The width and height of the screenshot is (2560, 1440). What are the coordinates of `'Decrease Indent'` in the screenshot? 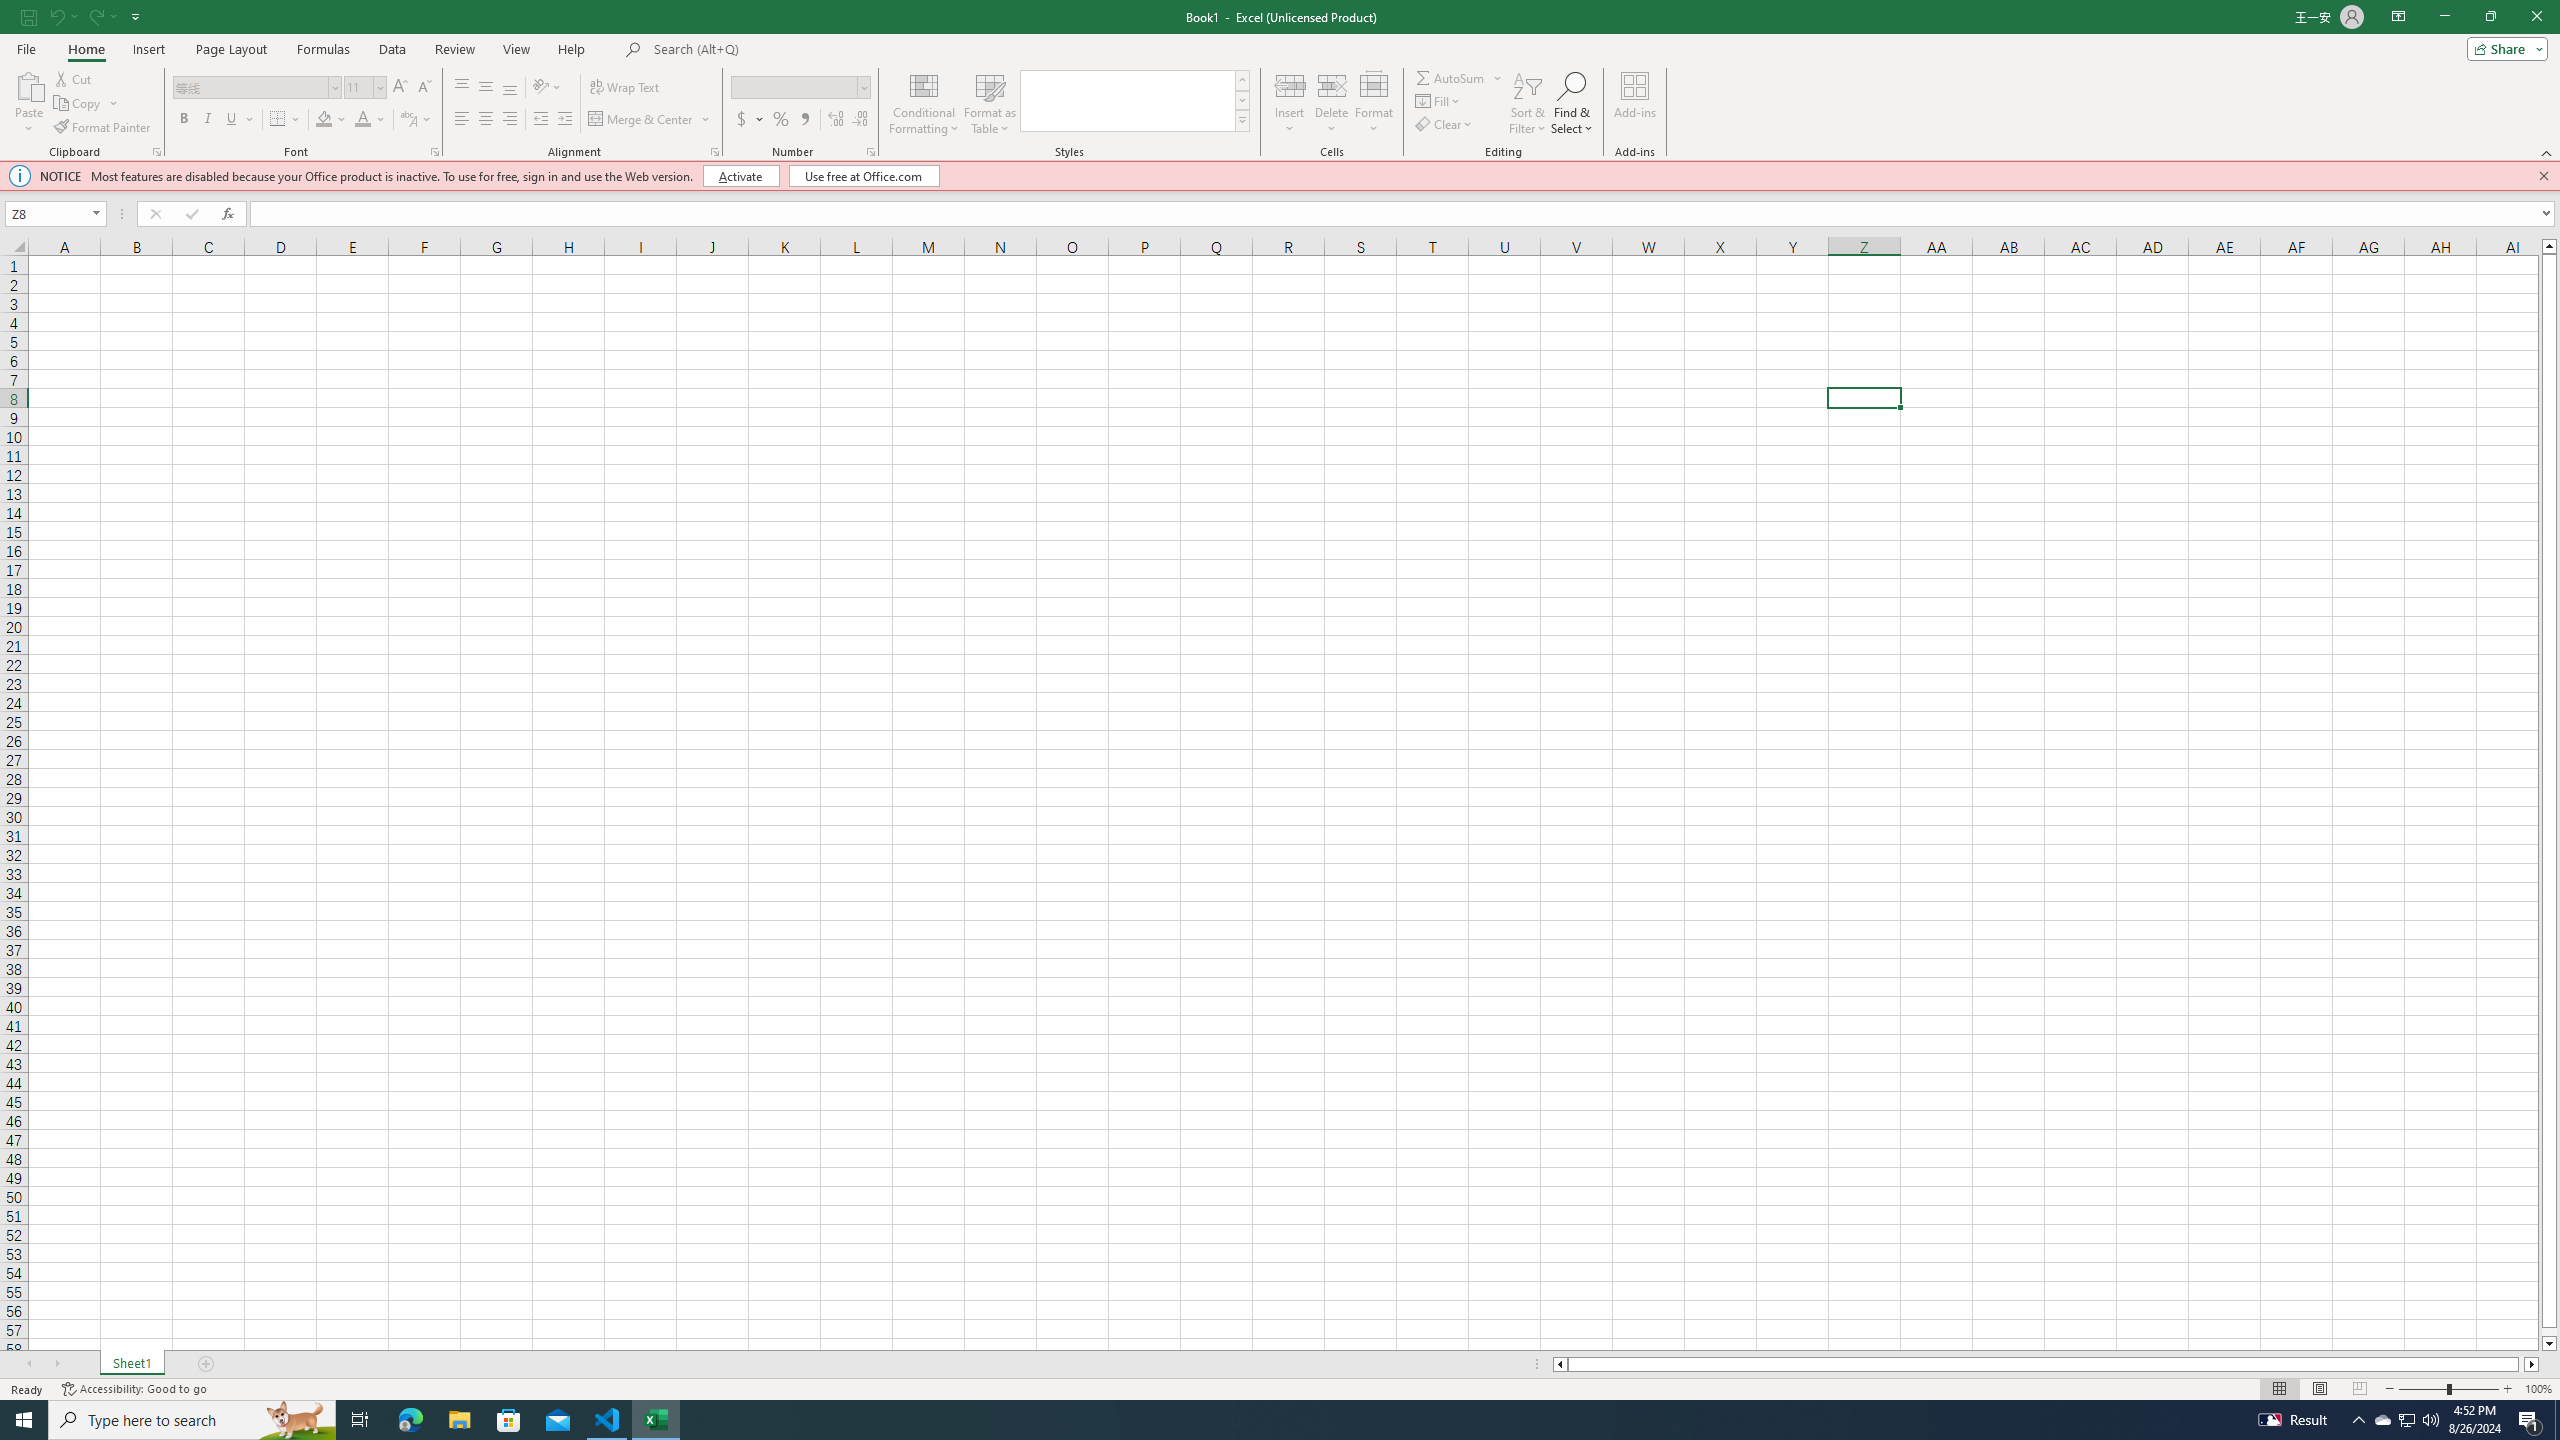 It's located at (541, 118).